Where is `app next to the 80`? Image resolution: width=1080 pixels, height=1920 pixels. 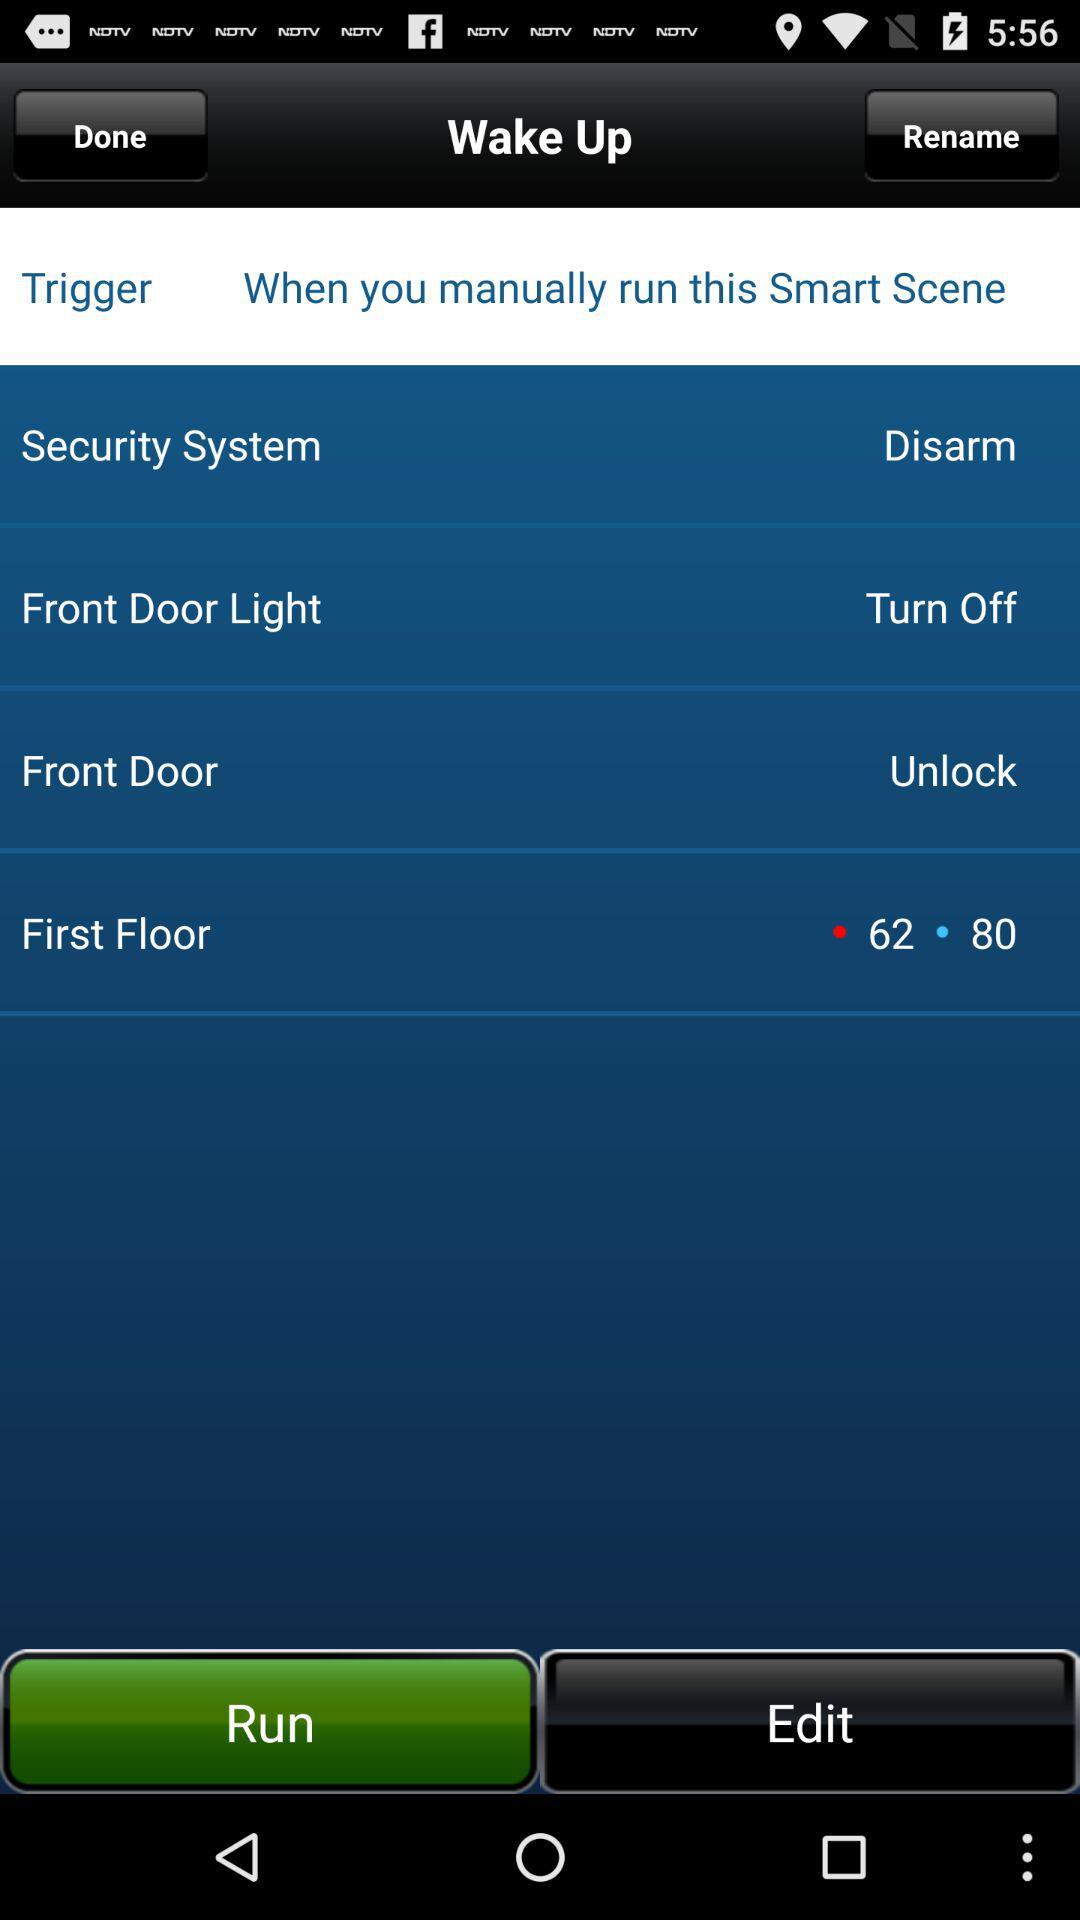 app next to the 80 is located at coordinates (942, 930).